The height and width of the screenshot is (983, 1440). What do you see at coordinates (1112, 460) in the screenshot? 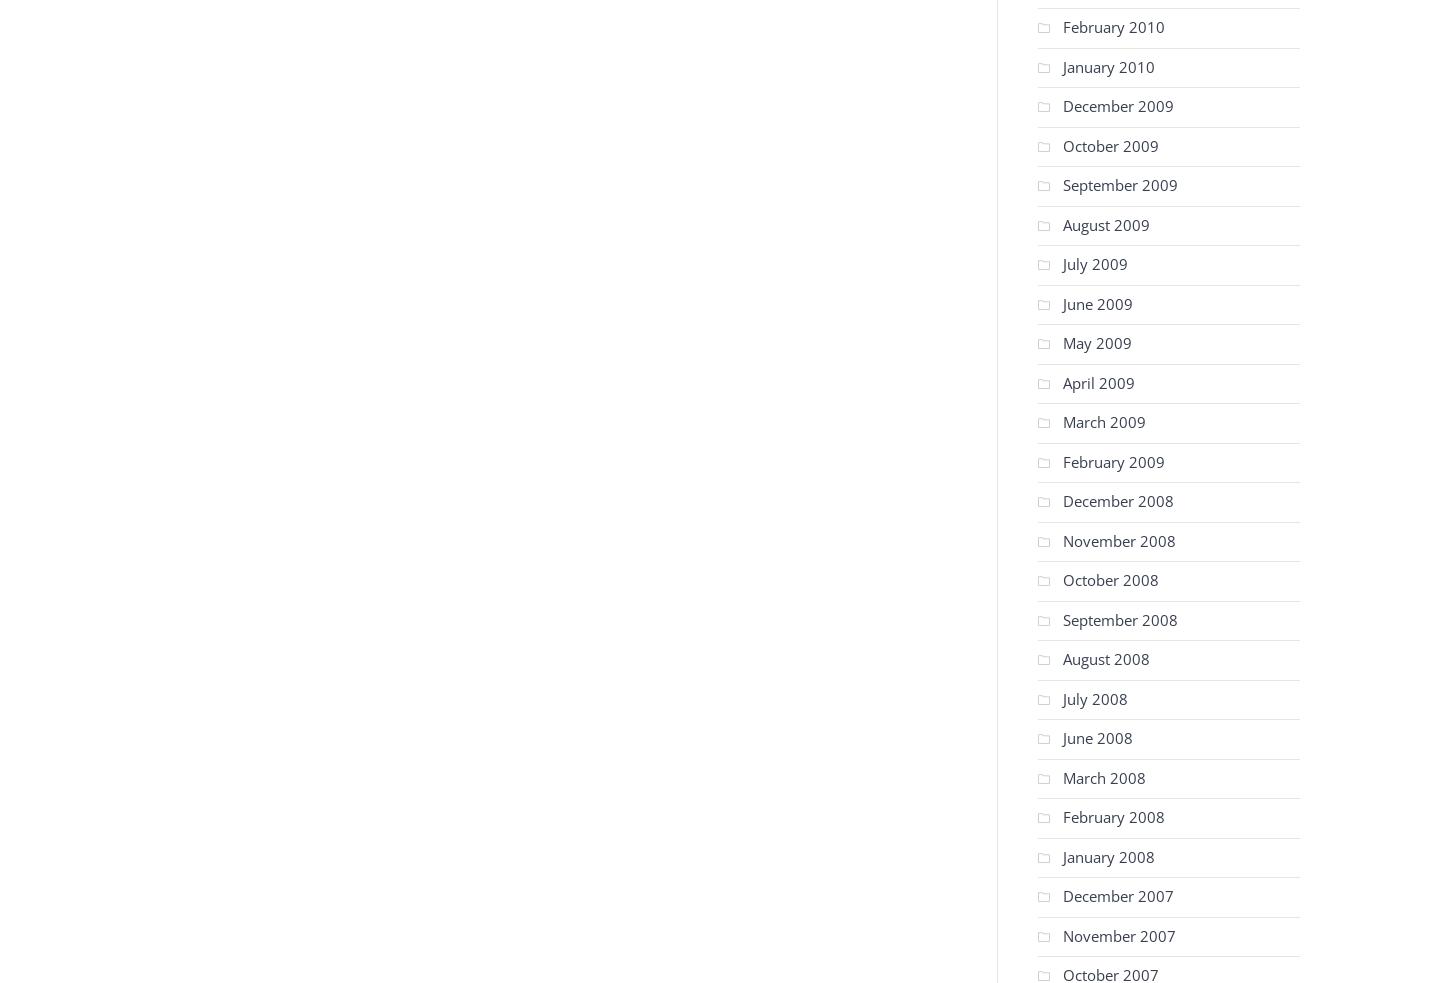
I see `'February 2009'` at bounding box center [1112, 460].